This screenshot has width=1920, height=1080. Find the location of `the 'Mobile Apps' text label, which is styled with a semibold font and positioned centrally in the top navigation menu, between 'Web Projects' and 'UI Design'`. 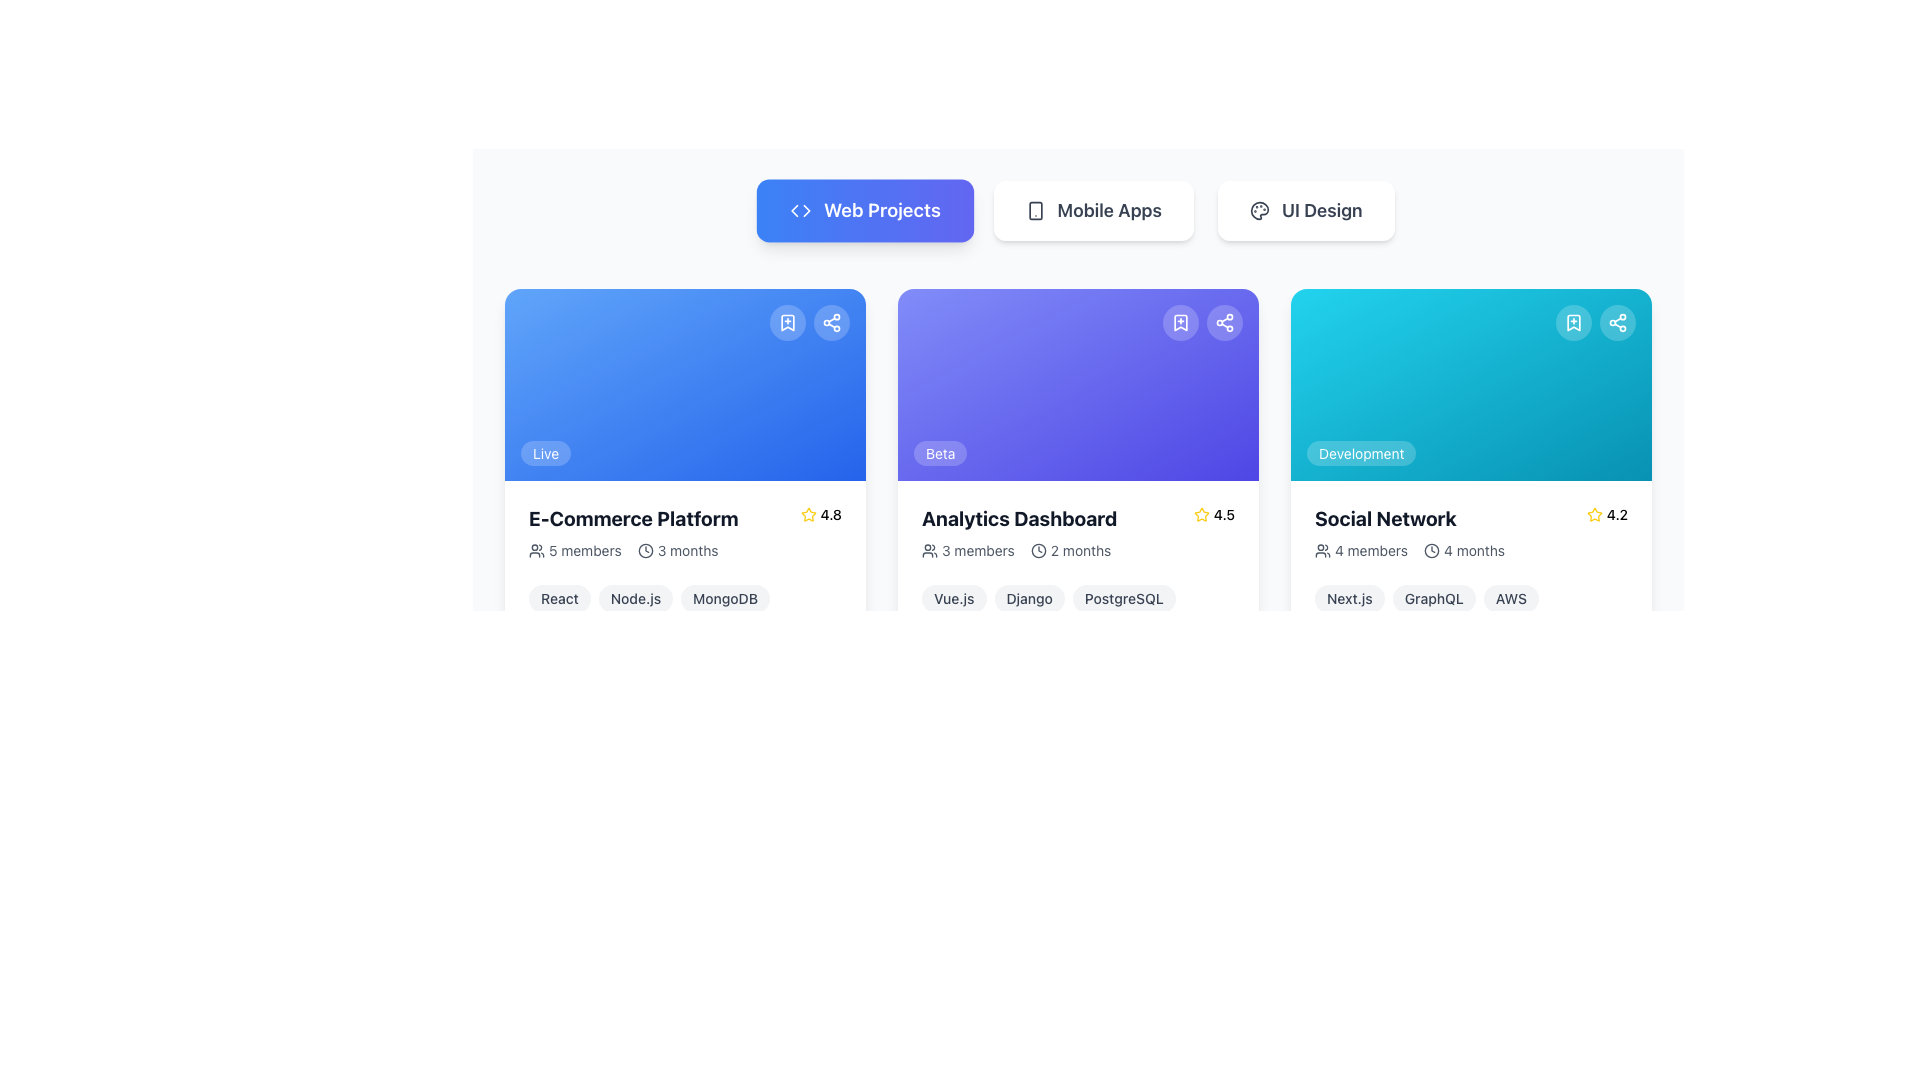

the 'Mobile Apps' text label, which is styled with a semibold font and positioned centrally in the top navigation menu, between 'Web Projects' and 'UI Design' is located at coordinates (1108, 211).